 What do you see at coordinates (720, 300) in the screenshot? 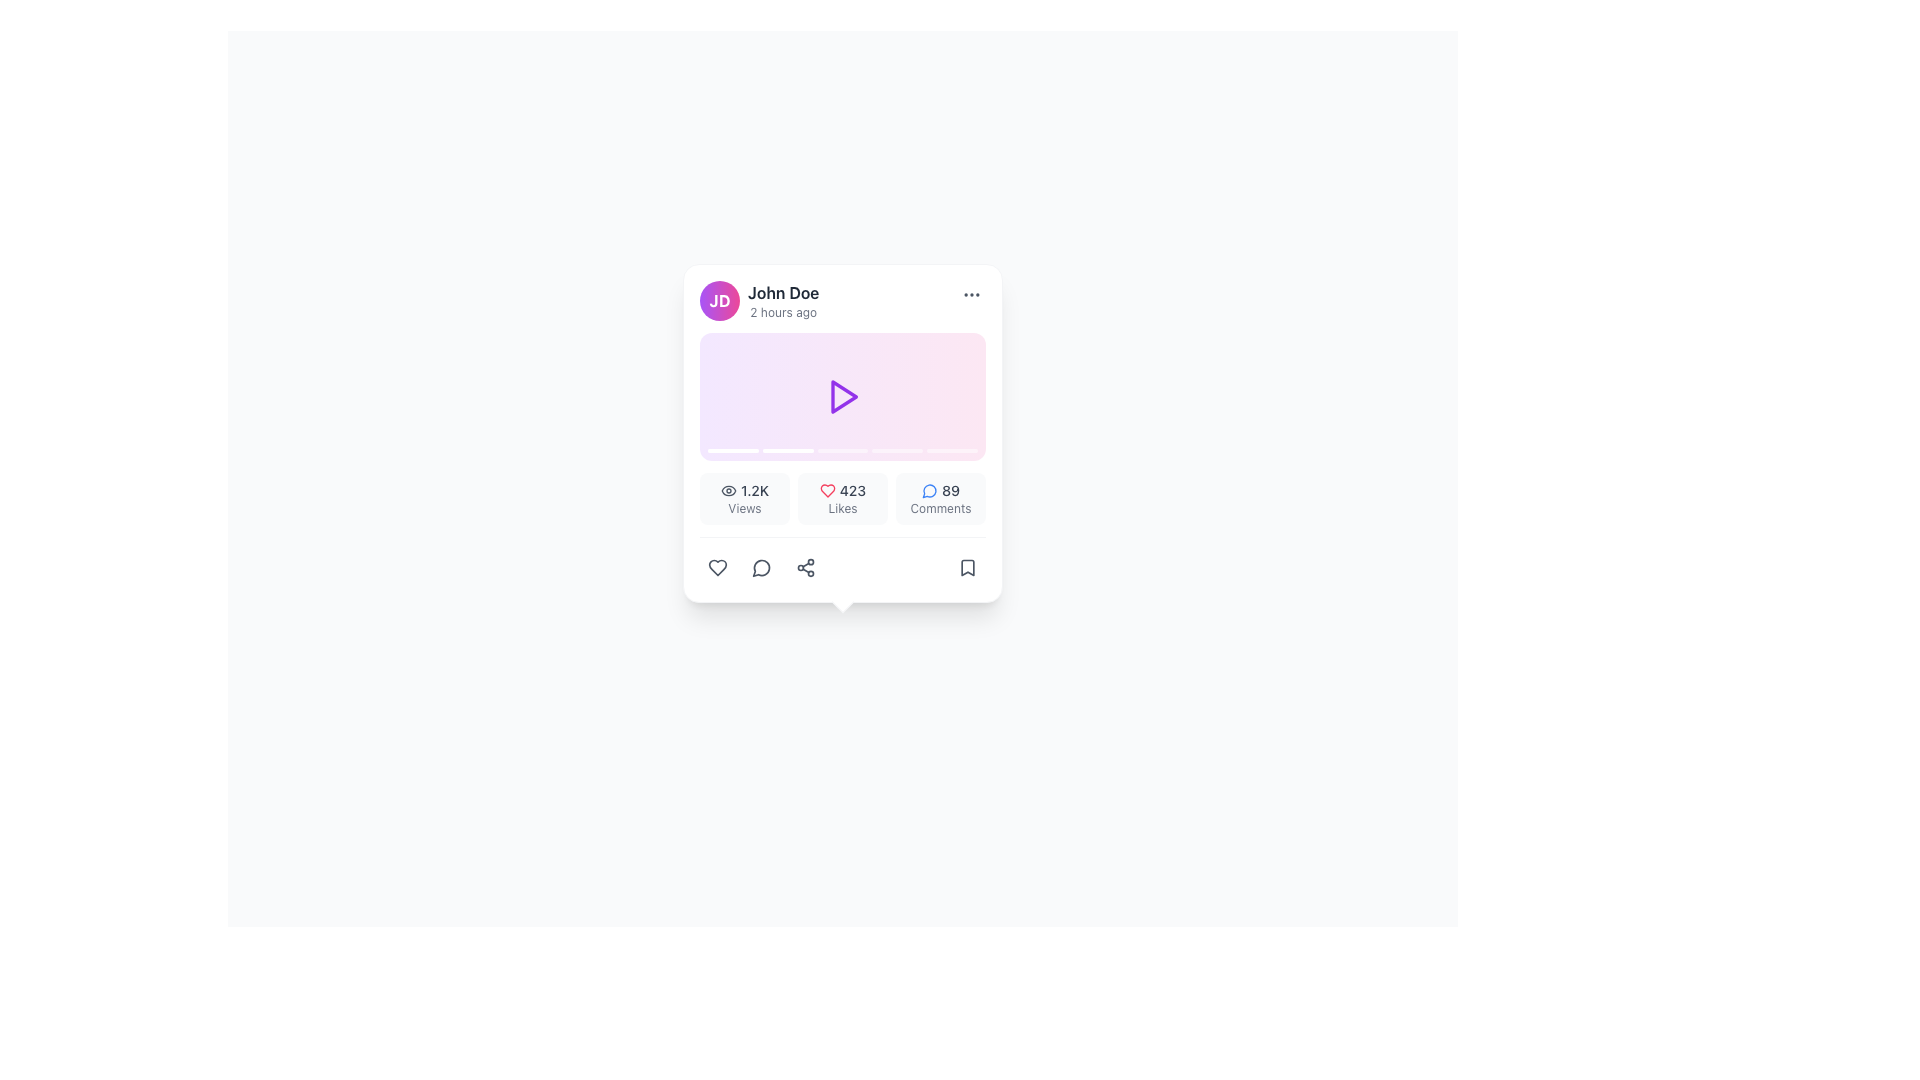
I see `the text element displaying 'JD' in bold white font, which is centrally positioned within a circular gradient background in the top-left corner of the card component` at bounding box center [720, 300].